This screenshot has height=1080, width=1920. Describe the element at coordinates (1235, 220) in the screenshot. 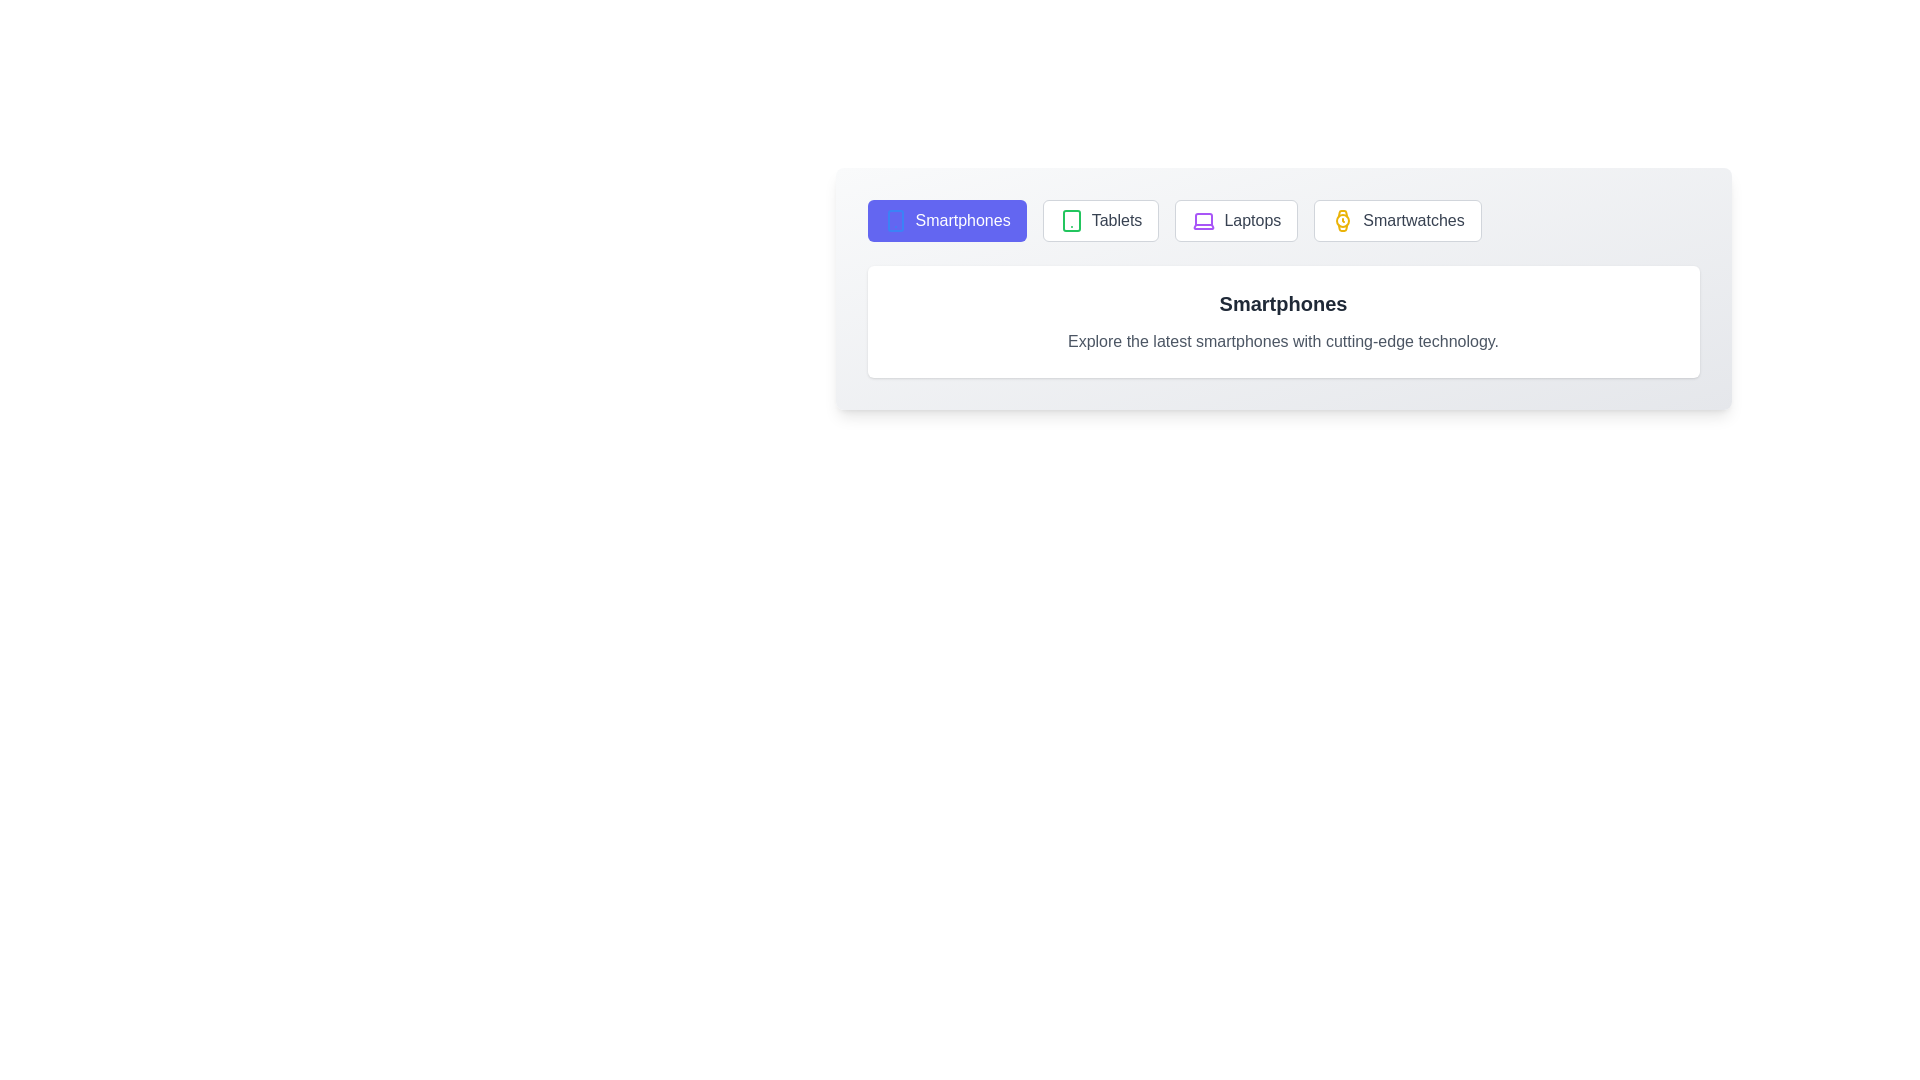

I see `the tab labeled Laptops to switch to its respective section` at that location.